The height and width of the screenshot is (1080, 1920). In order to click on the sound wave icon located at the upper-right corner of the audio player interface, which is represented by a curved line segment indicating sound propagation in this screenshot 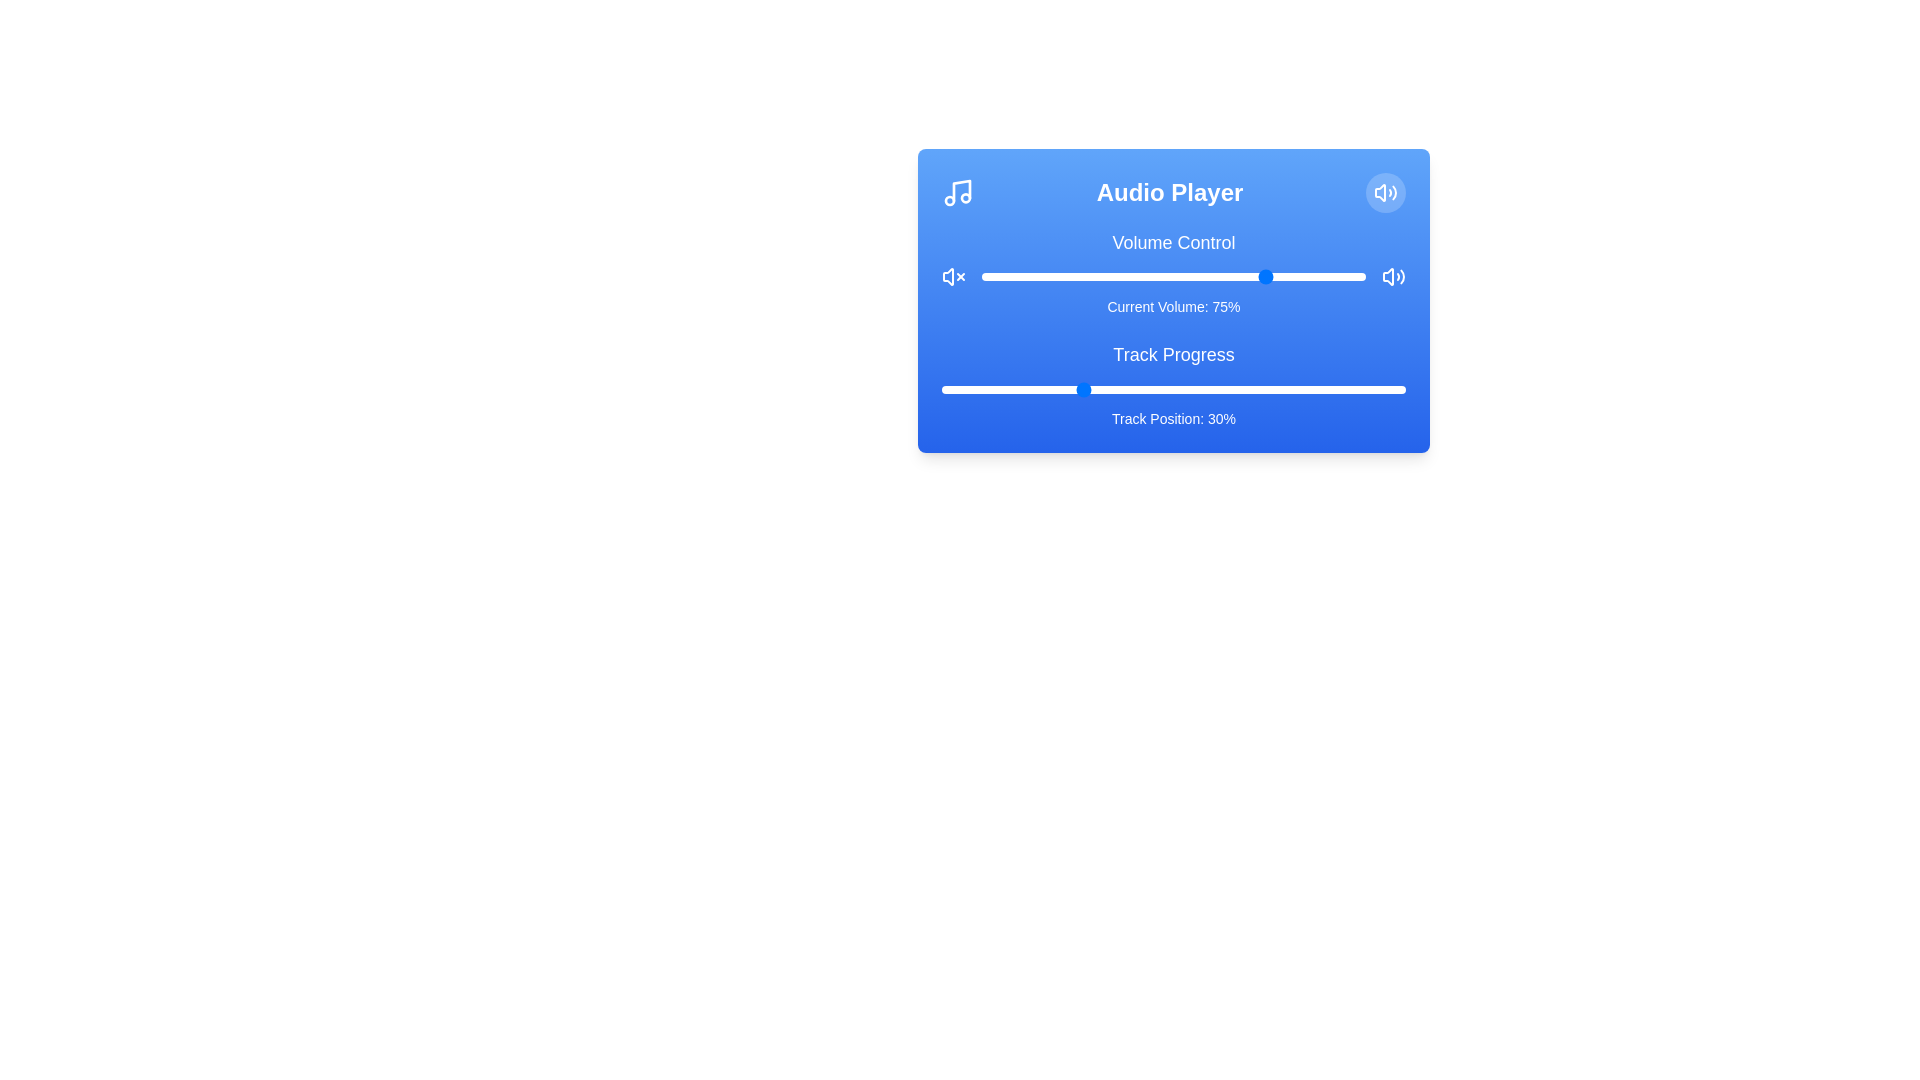, I will do `click(1401, 277)`.